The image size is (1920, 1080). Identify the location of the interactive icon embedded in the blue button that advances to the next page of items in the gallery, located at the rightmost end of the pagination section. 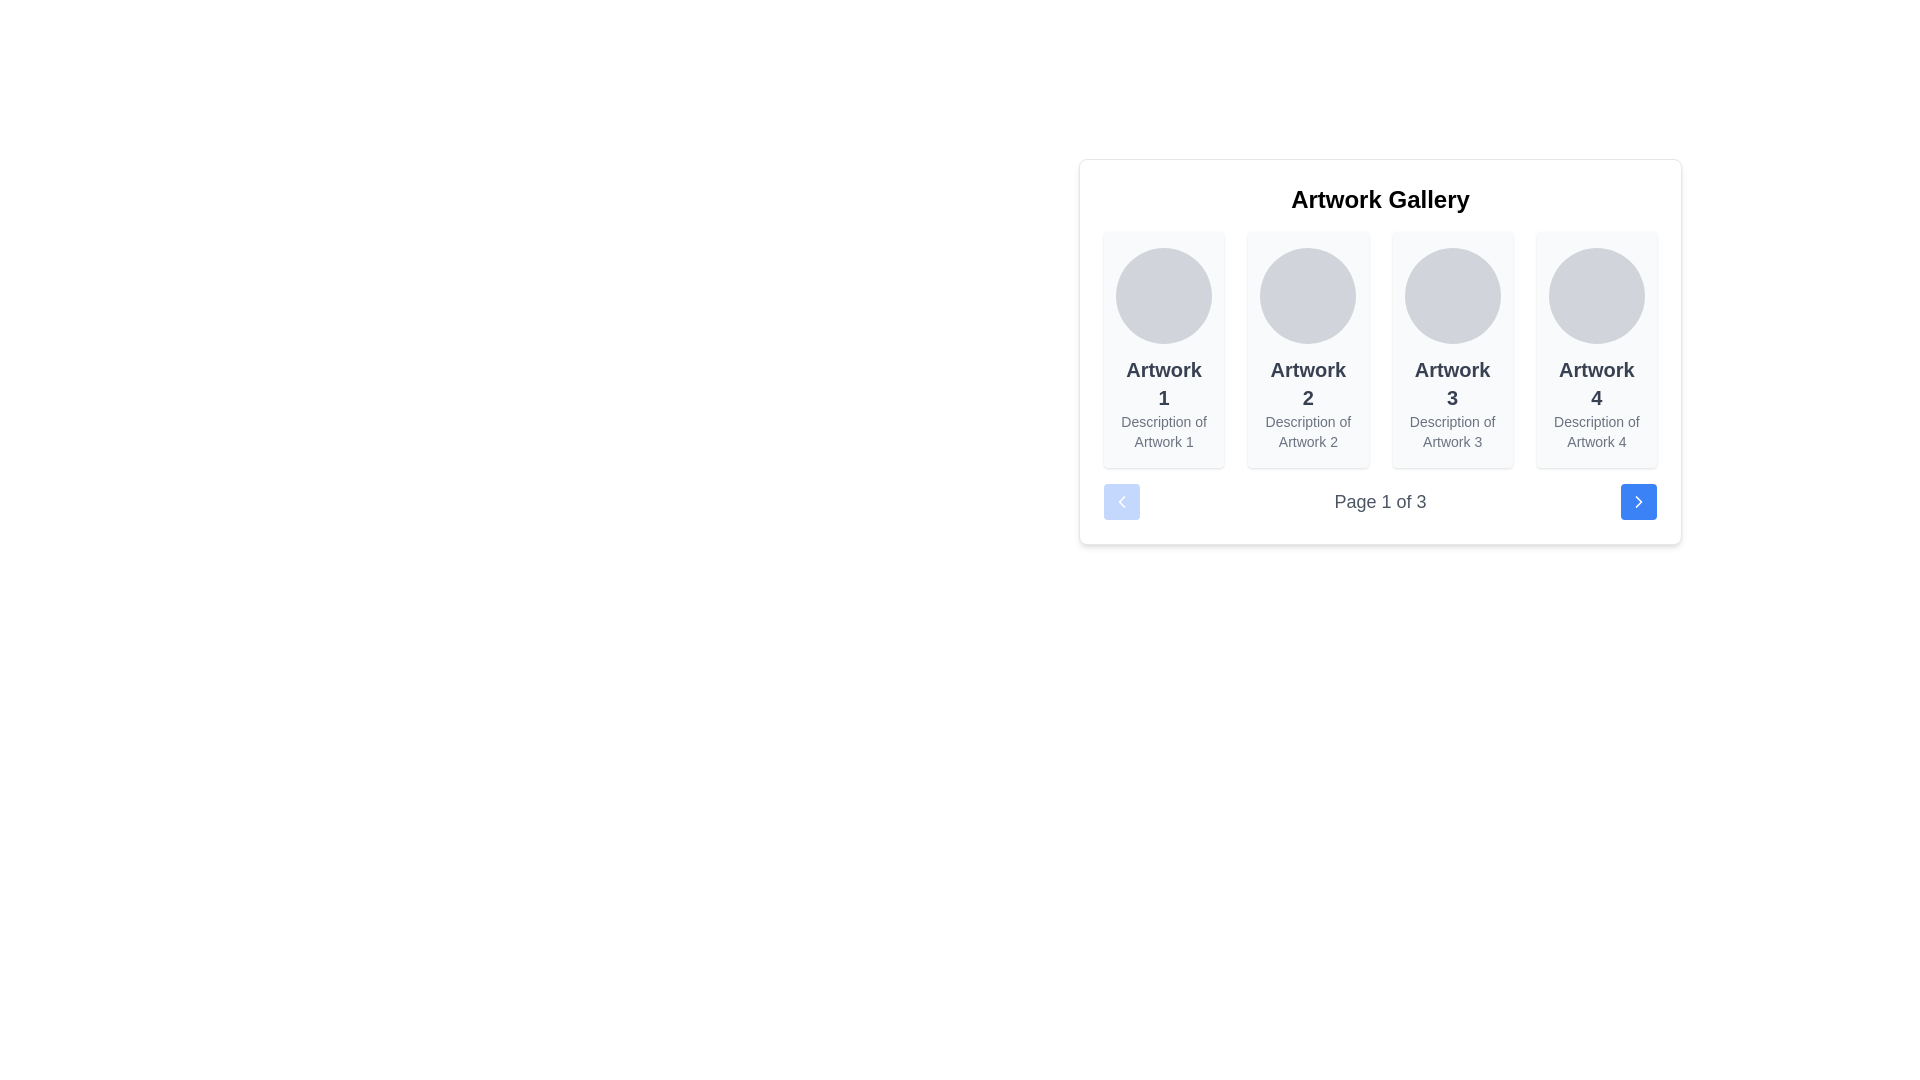
(1638, 500).